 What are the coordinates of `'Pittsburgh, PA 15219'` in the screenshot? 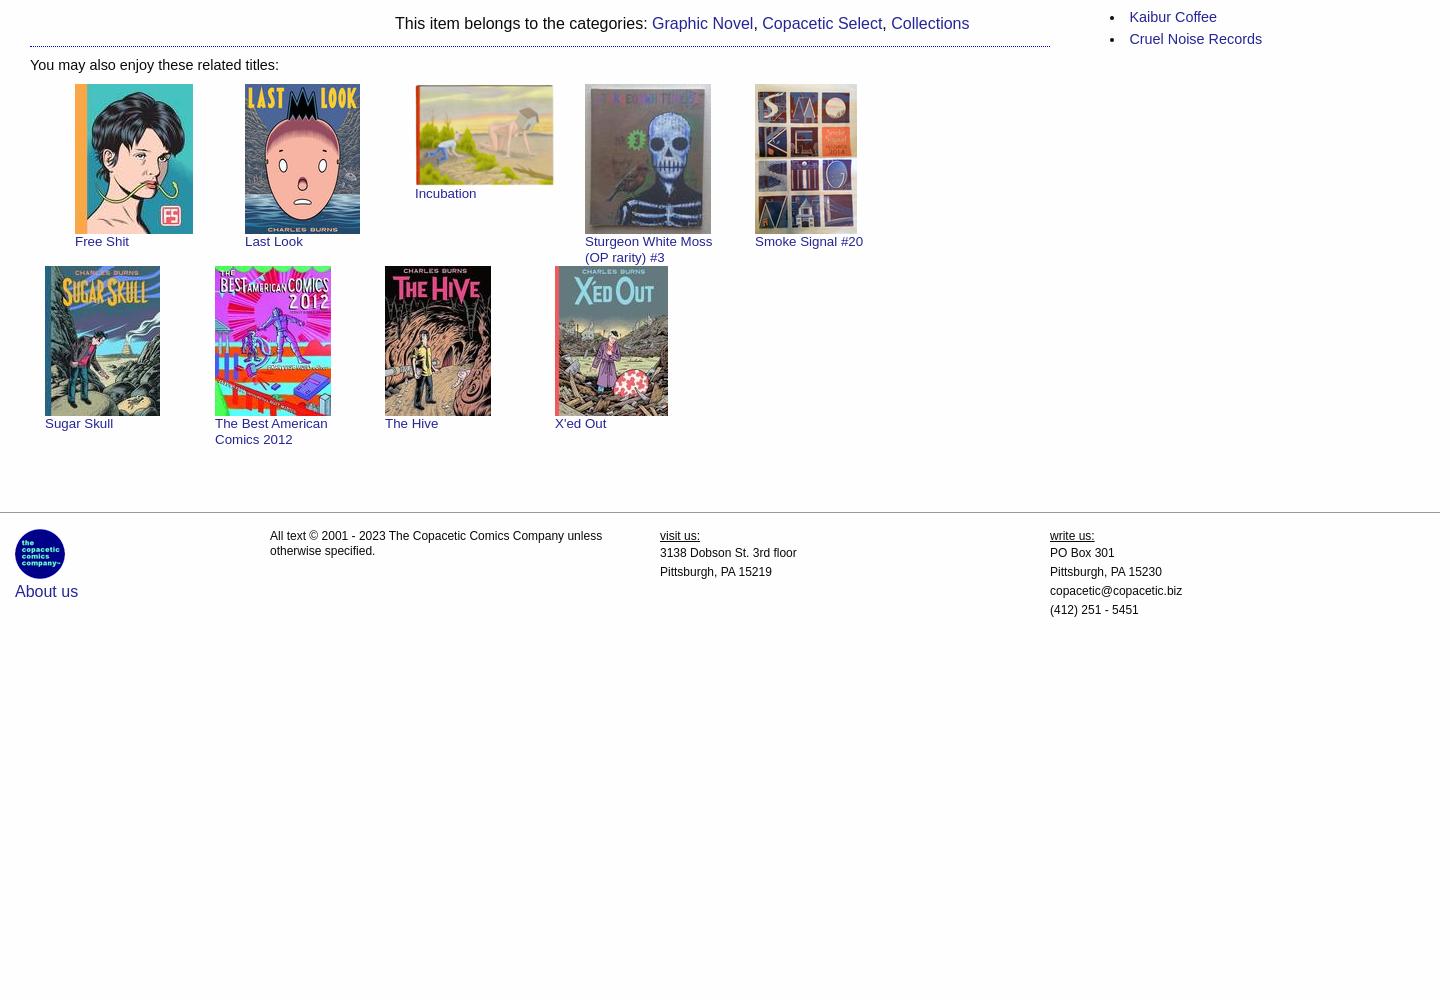 It's located at (714, 570).